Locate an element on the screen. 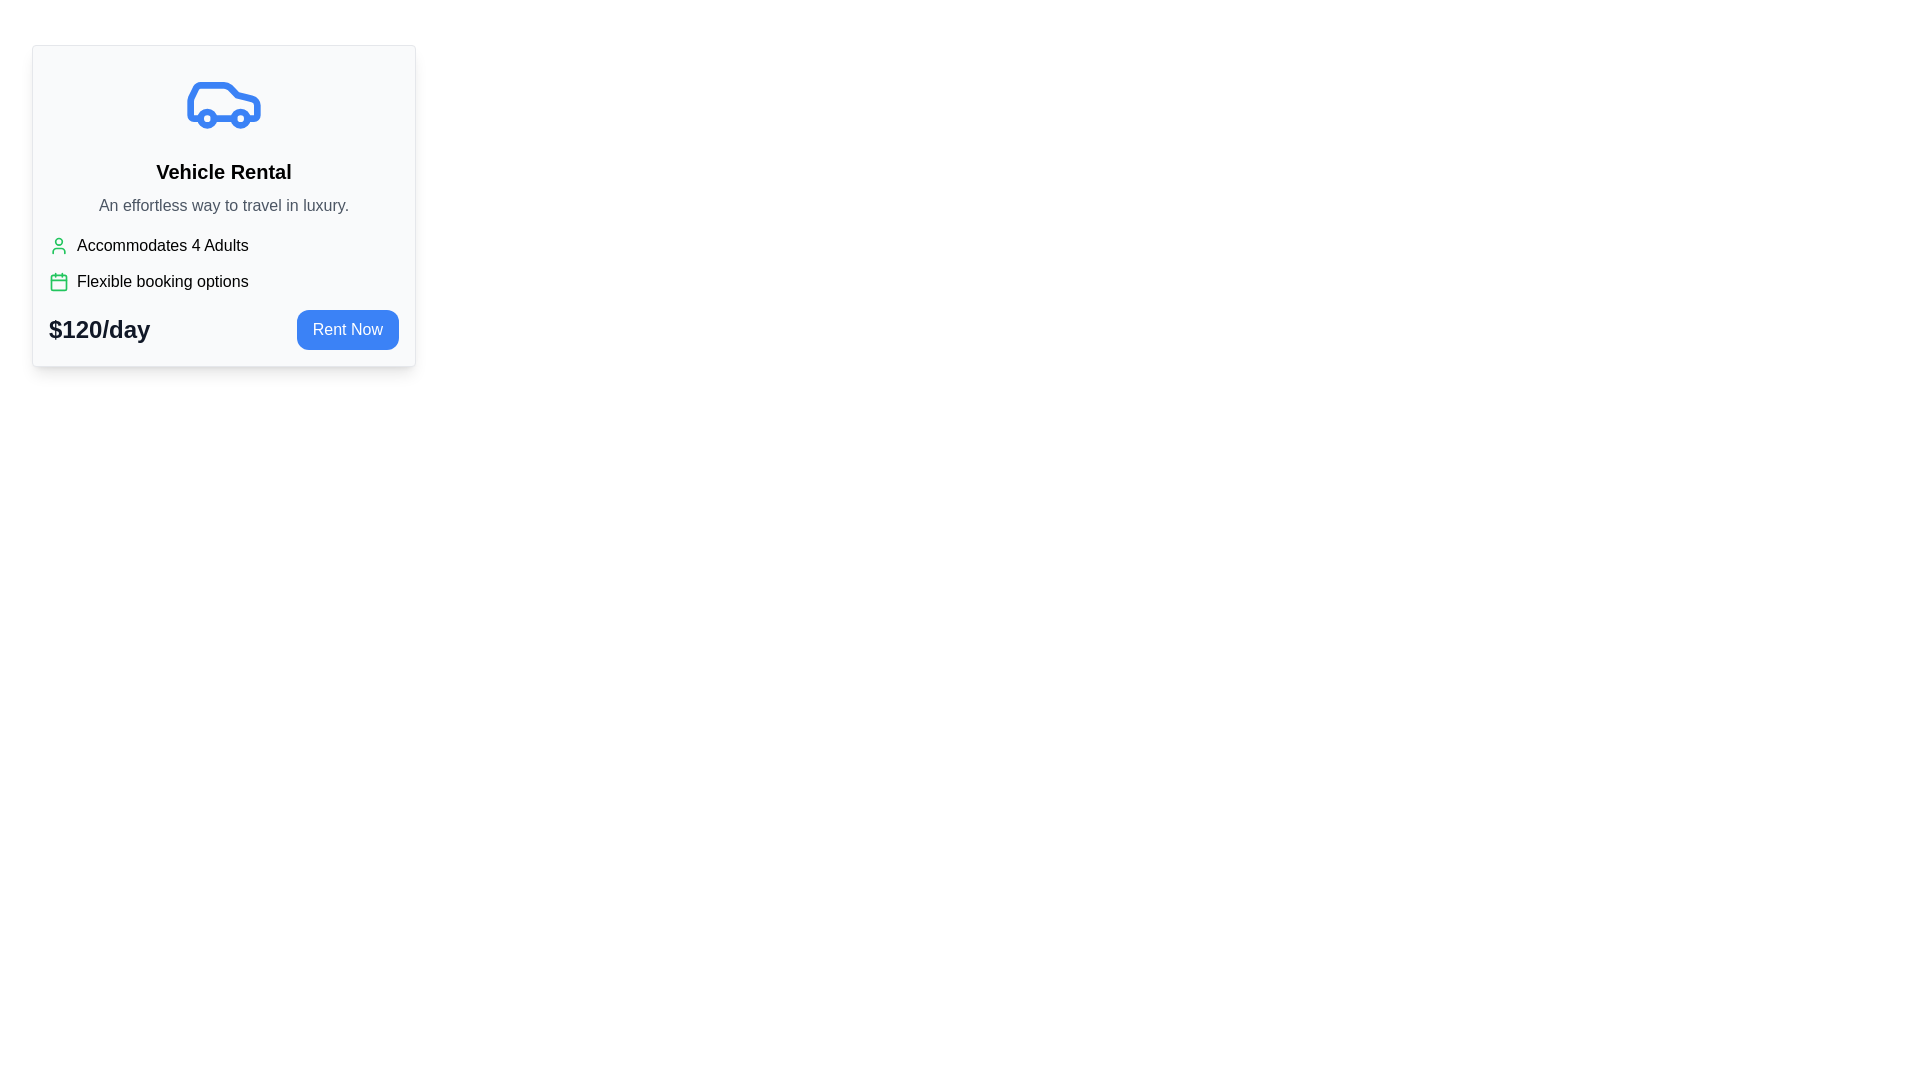 The height and width of the screenshot is (1080, 1920). Decorative SVG Circle element located near the rear-right wheel area of the blue car icon within the 'Vehicle Rental' card interface using developer tools is located at coordinates (240, 118).